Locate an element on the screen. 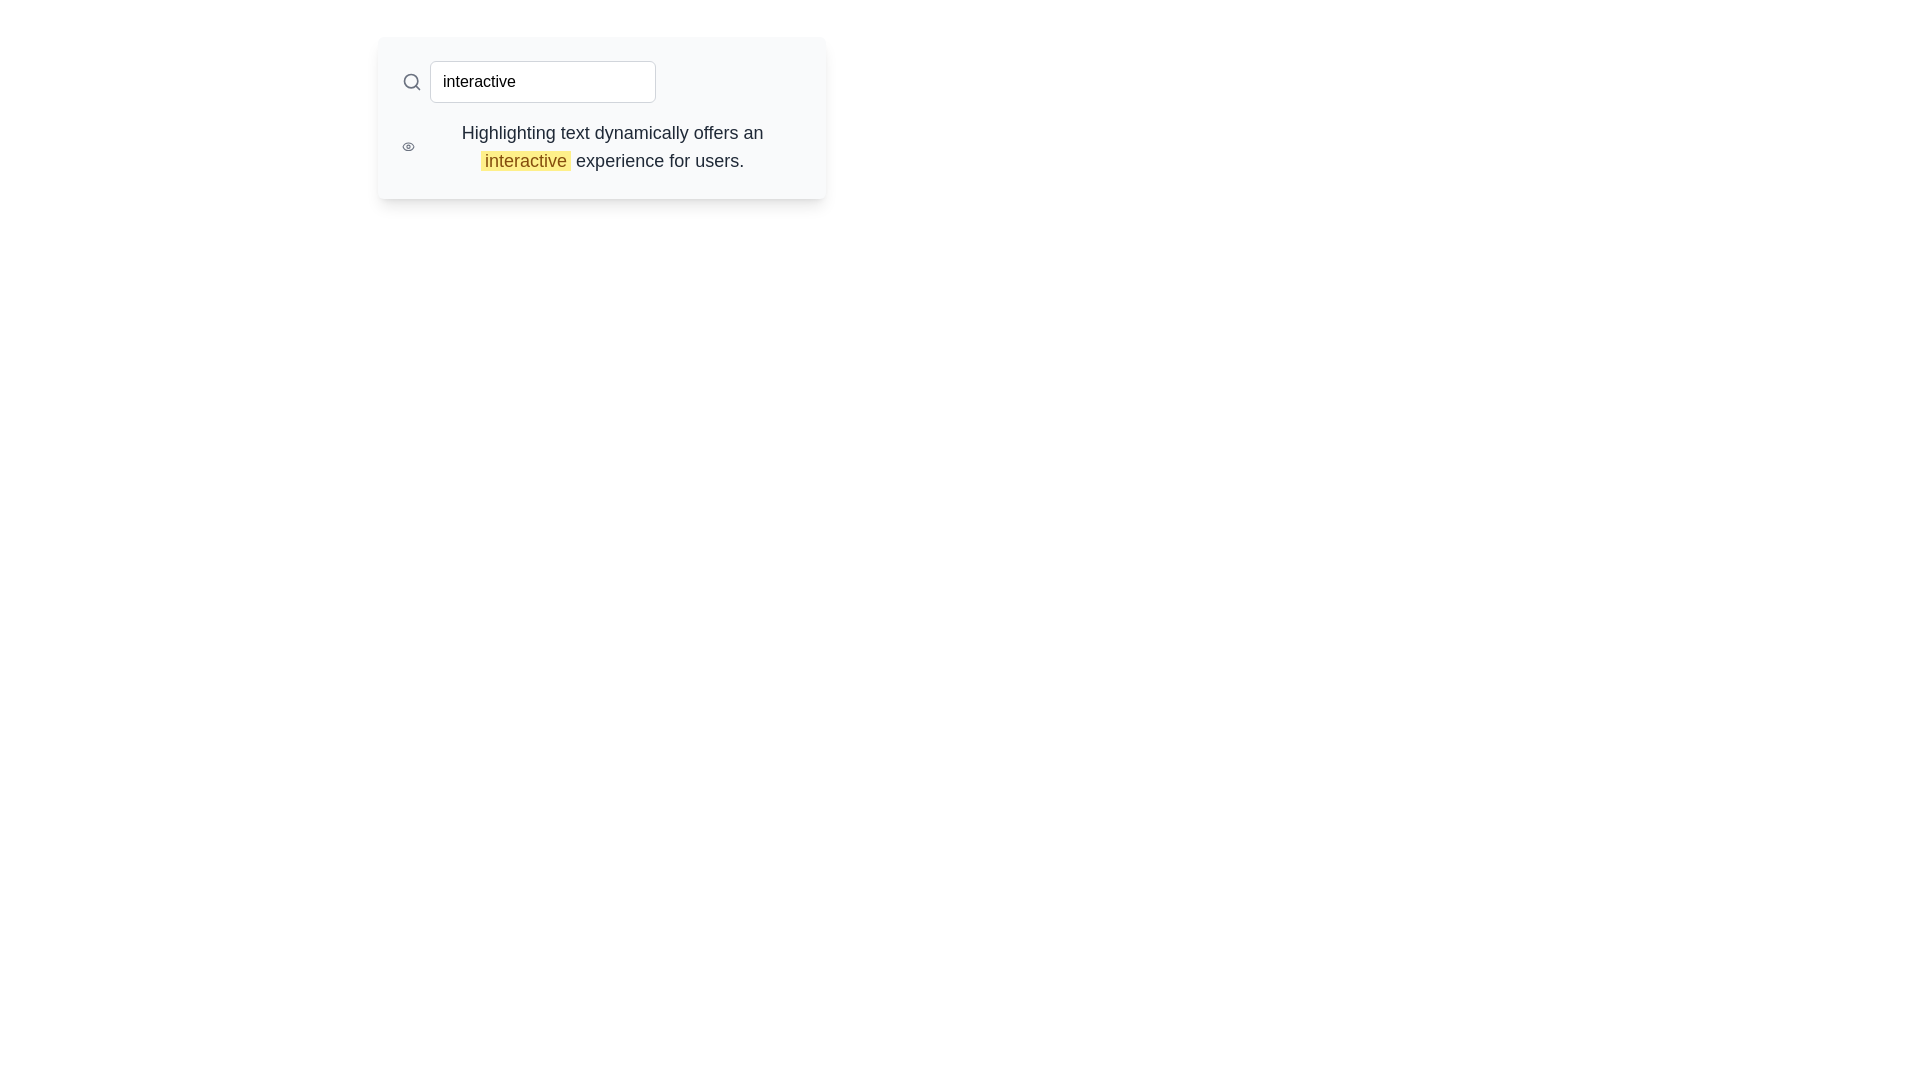 This screenshot has height=1080, width=1920. the small circular vector graphic representing the lens of the magnifying glass in the search icon, located adjacent to the input field is located at coordinates (410, 80).